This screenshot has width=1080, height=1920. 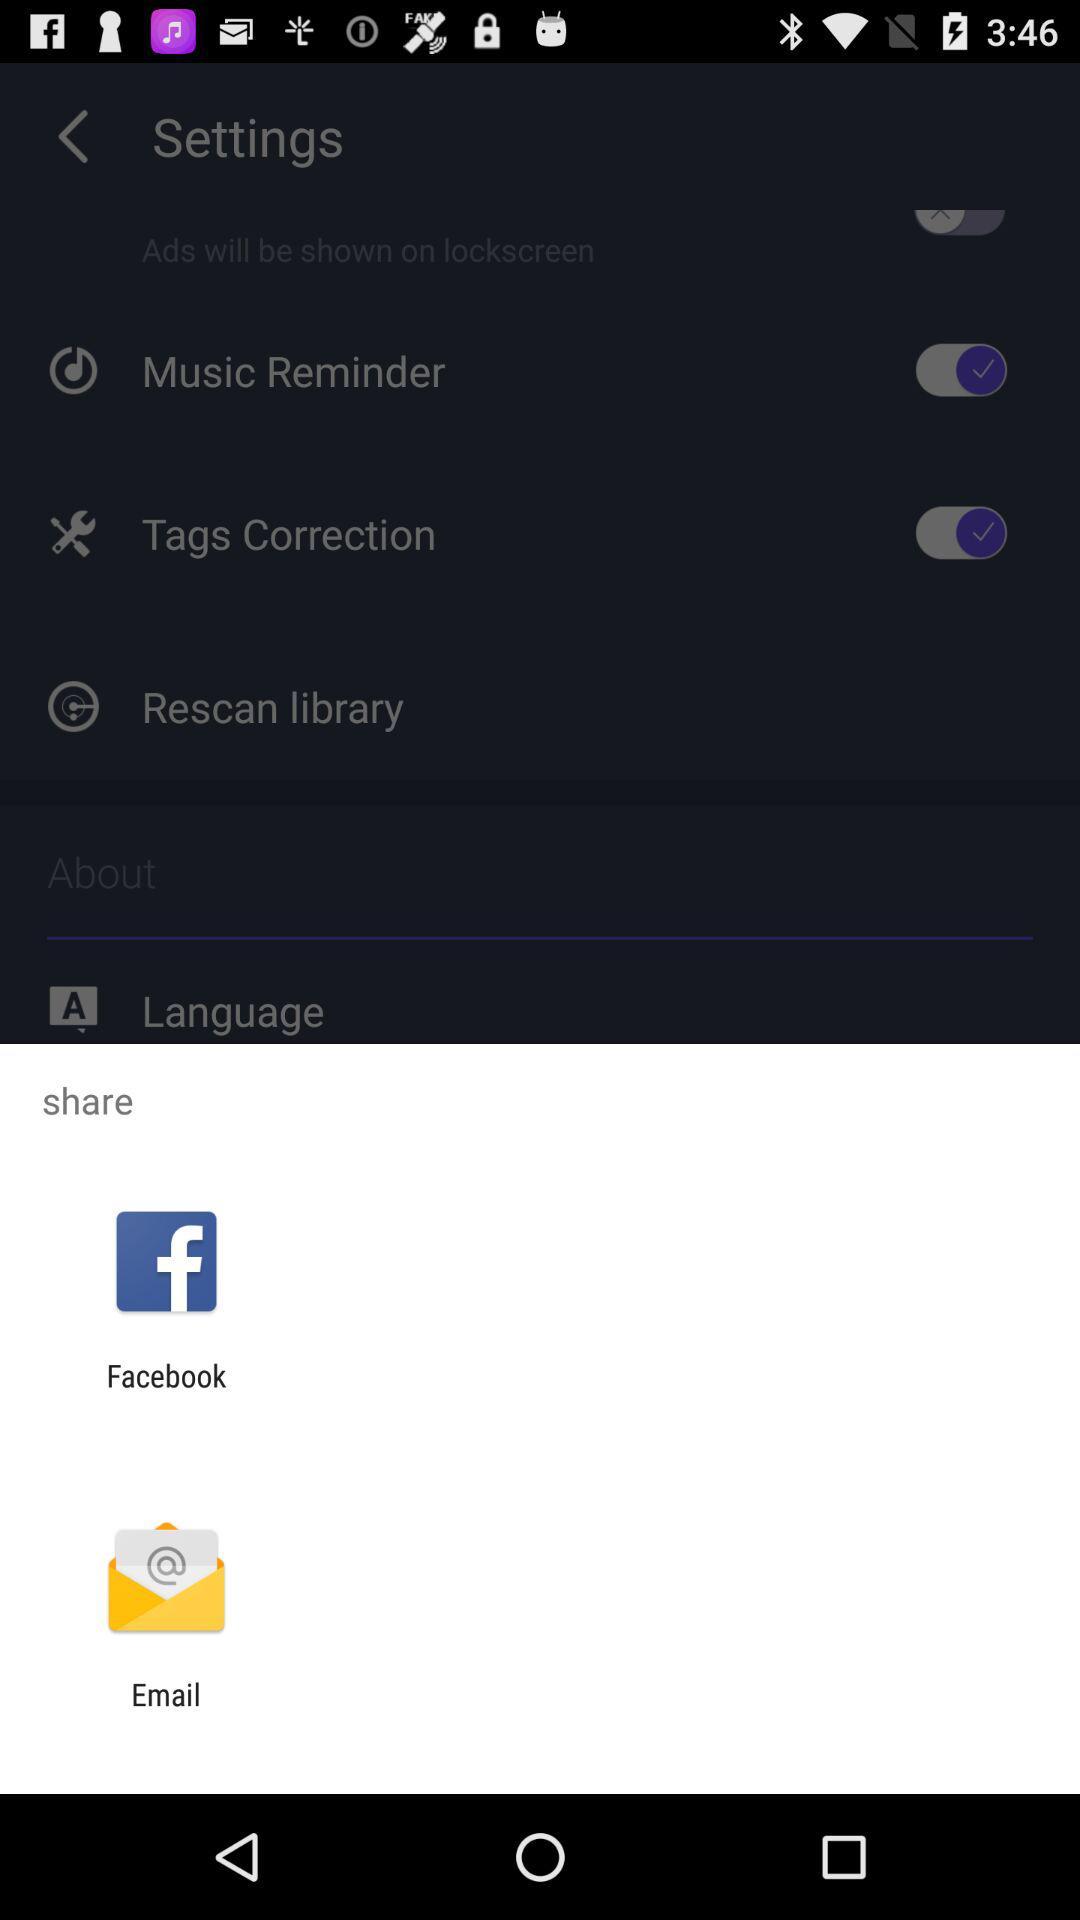 I want to click on email icon, so click(x=165, y=1711).